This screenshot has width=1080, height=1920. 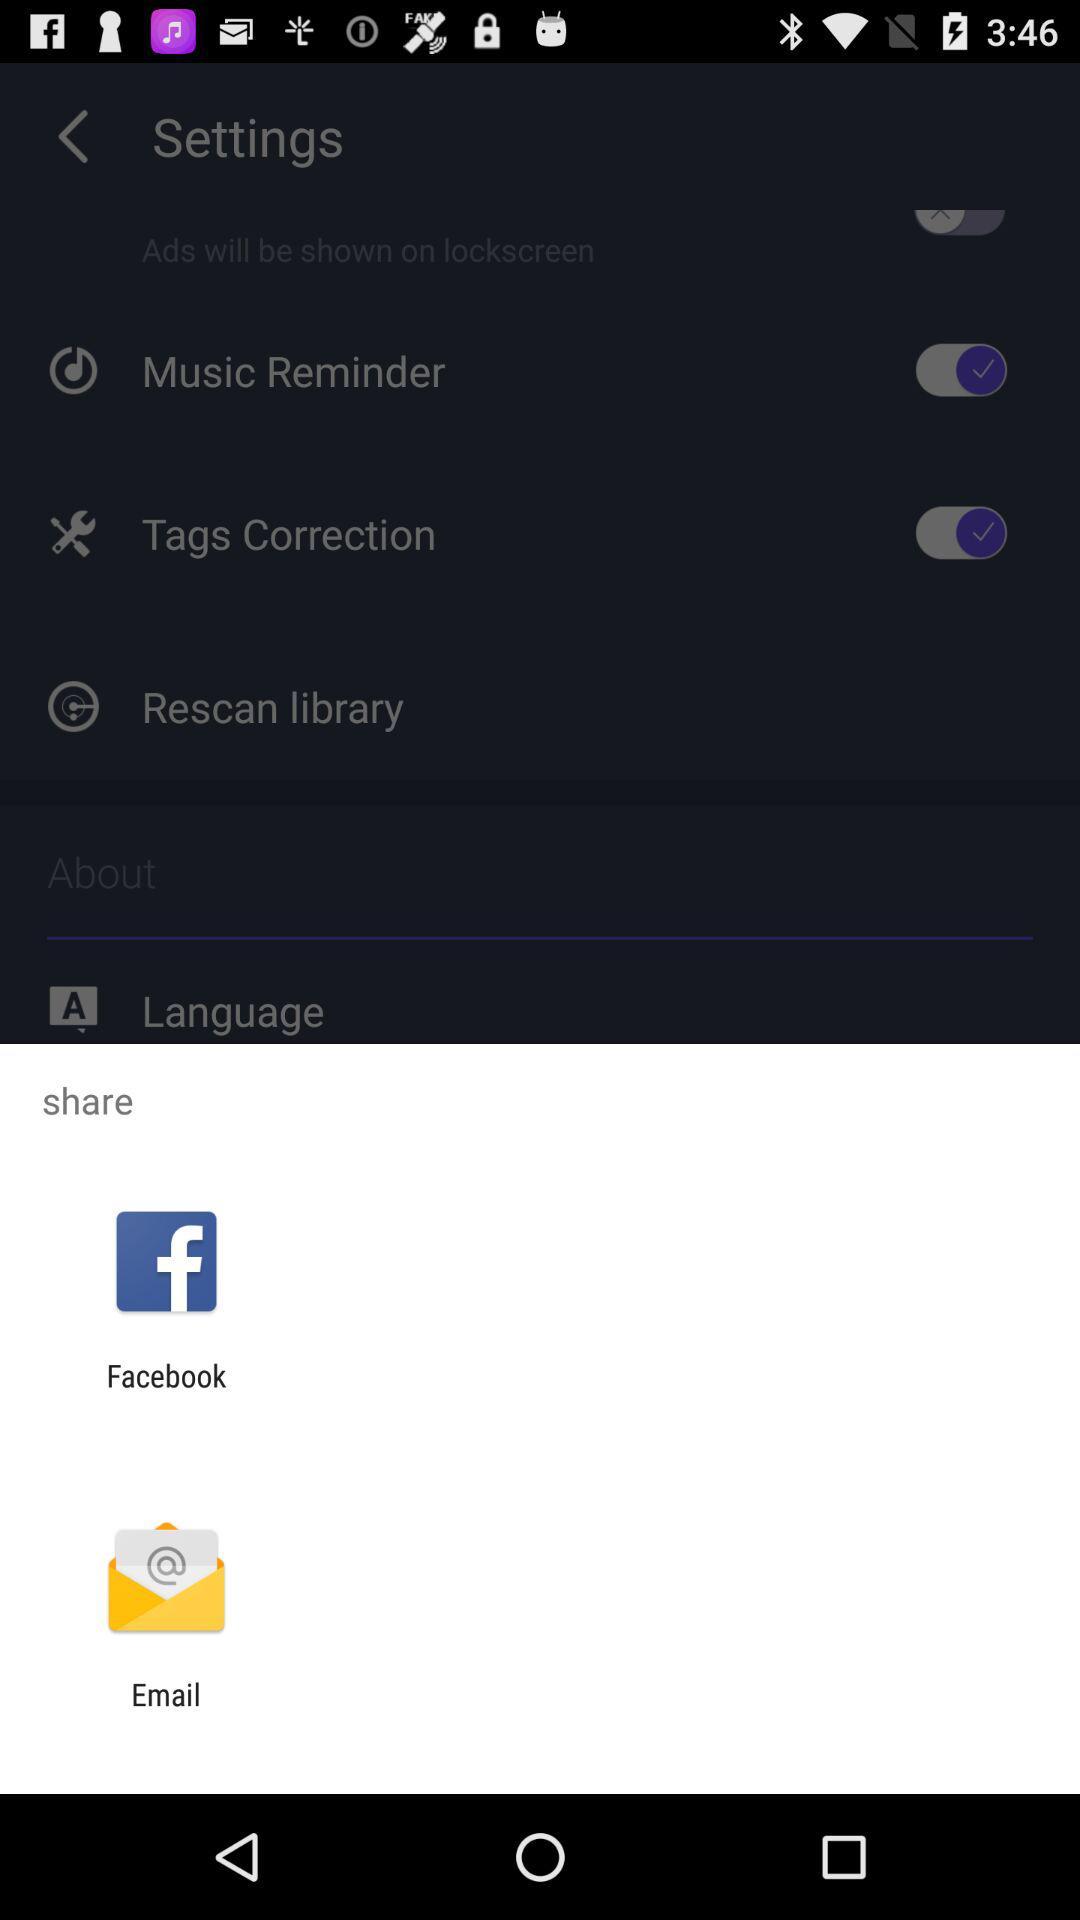 I want to click on email icon, so click(x=165, y=1711).